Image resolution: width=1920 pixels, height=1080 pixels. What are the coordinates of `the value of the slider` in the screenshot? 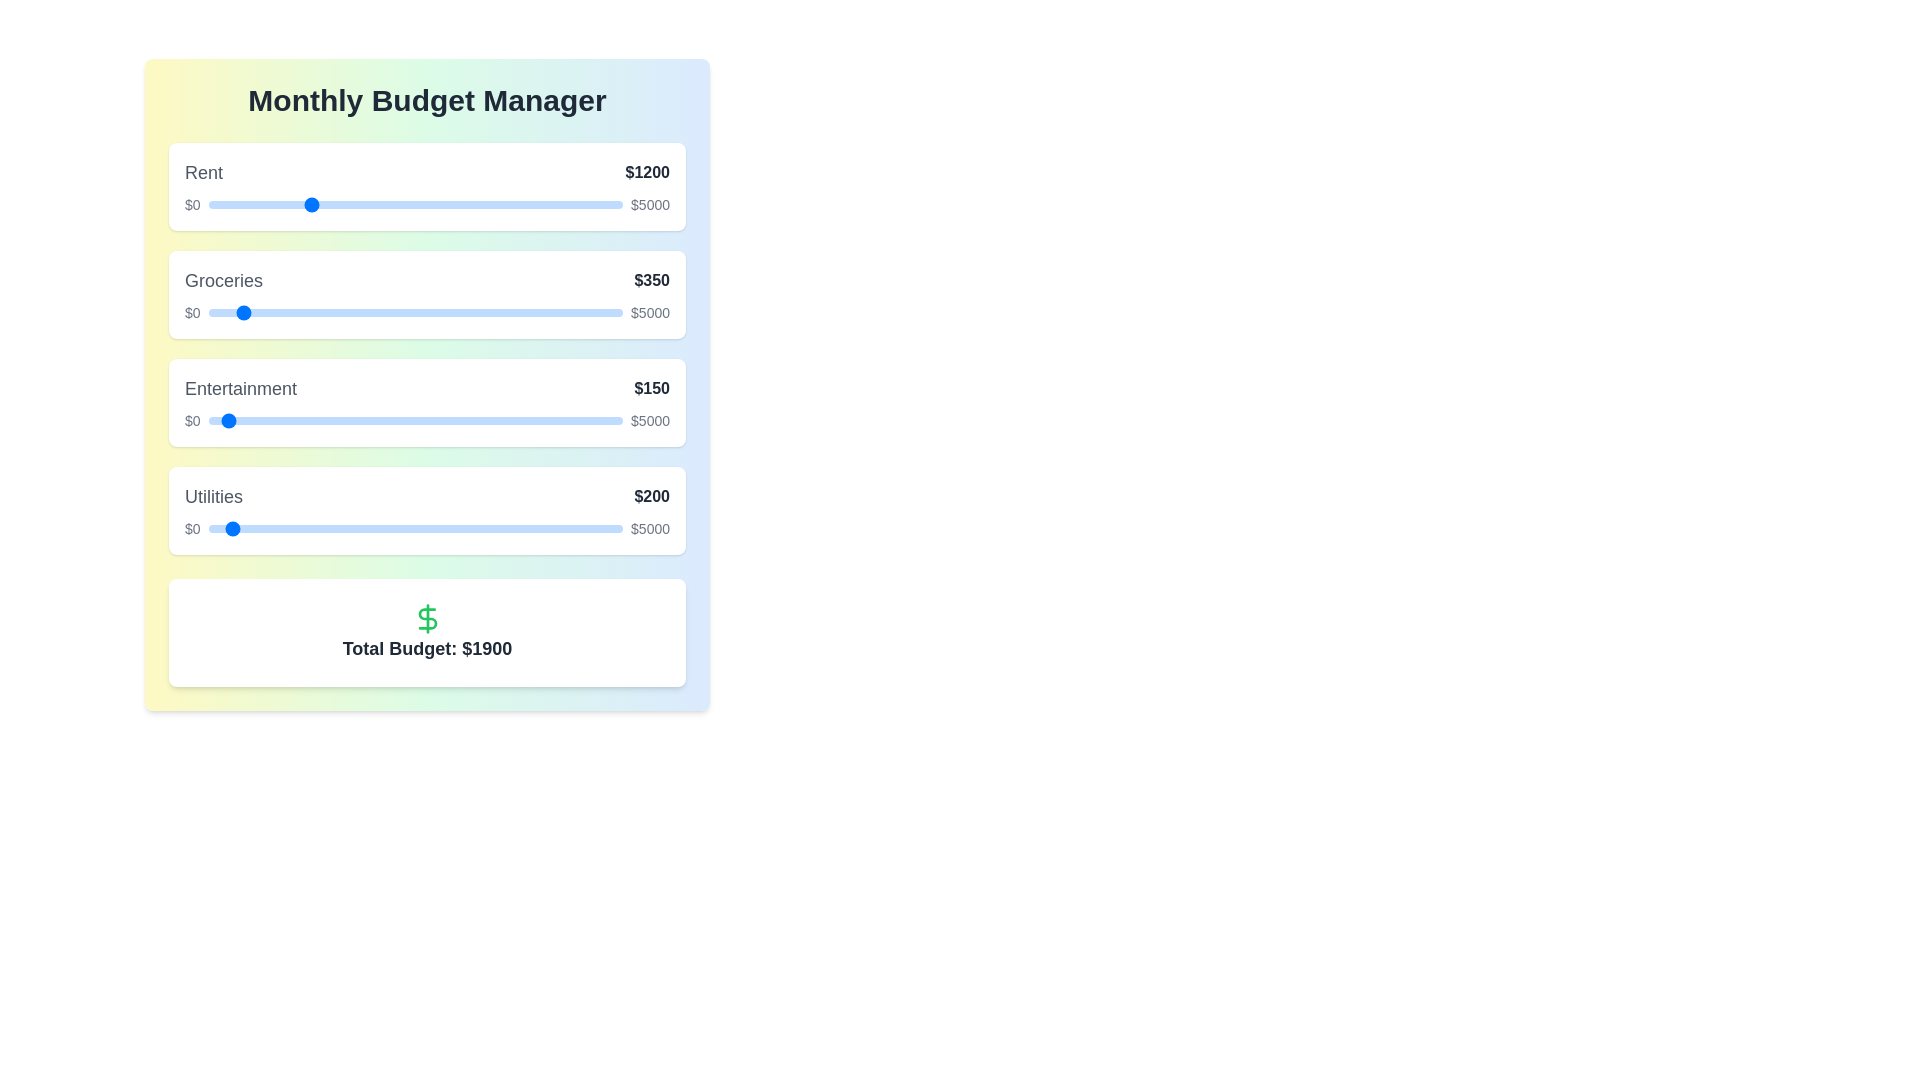 It's located at (448, 419).